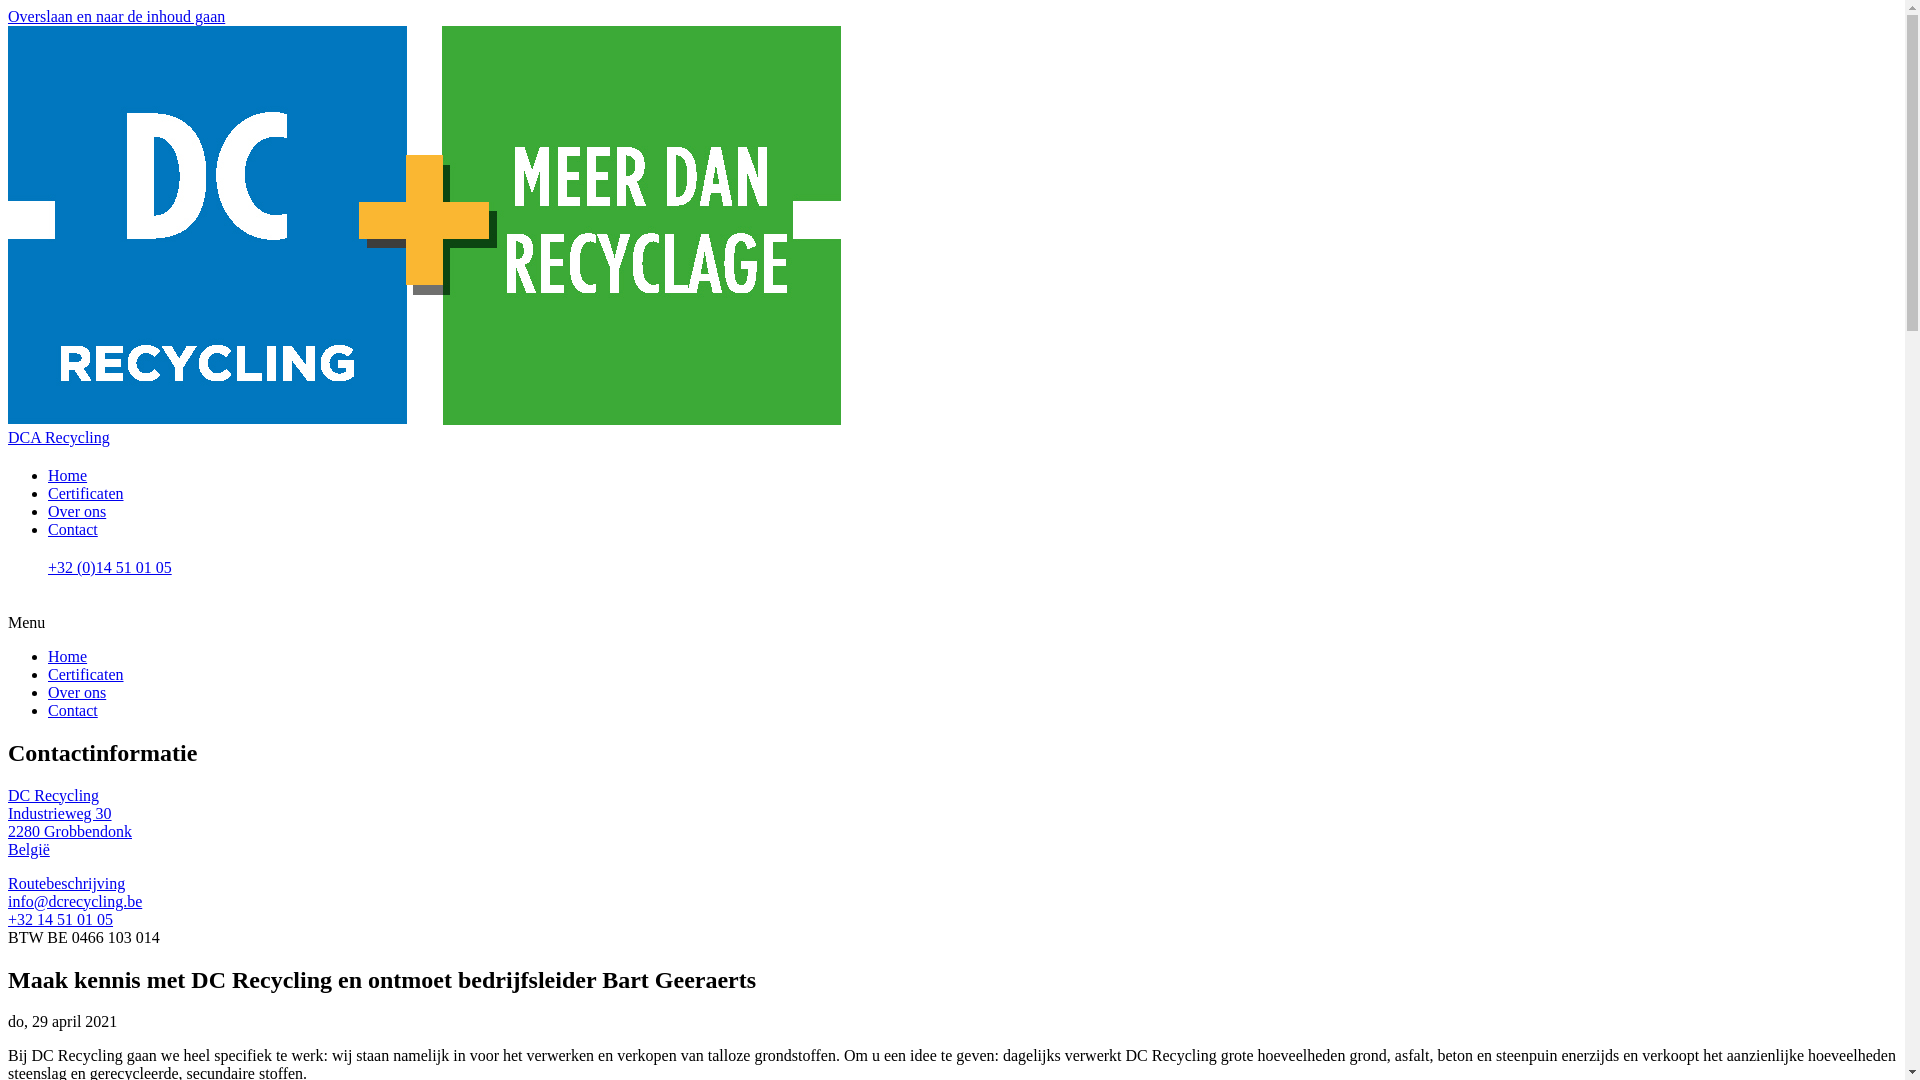 Image resolution: width=1920 pixels, height=1080 pixels. Describe the element at coordinates (75, 901) in the screenshot. I see `'info@dcrecycling.be'` at that location.